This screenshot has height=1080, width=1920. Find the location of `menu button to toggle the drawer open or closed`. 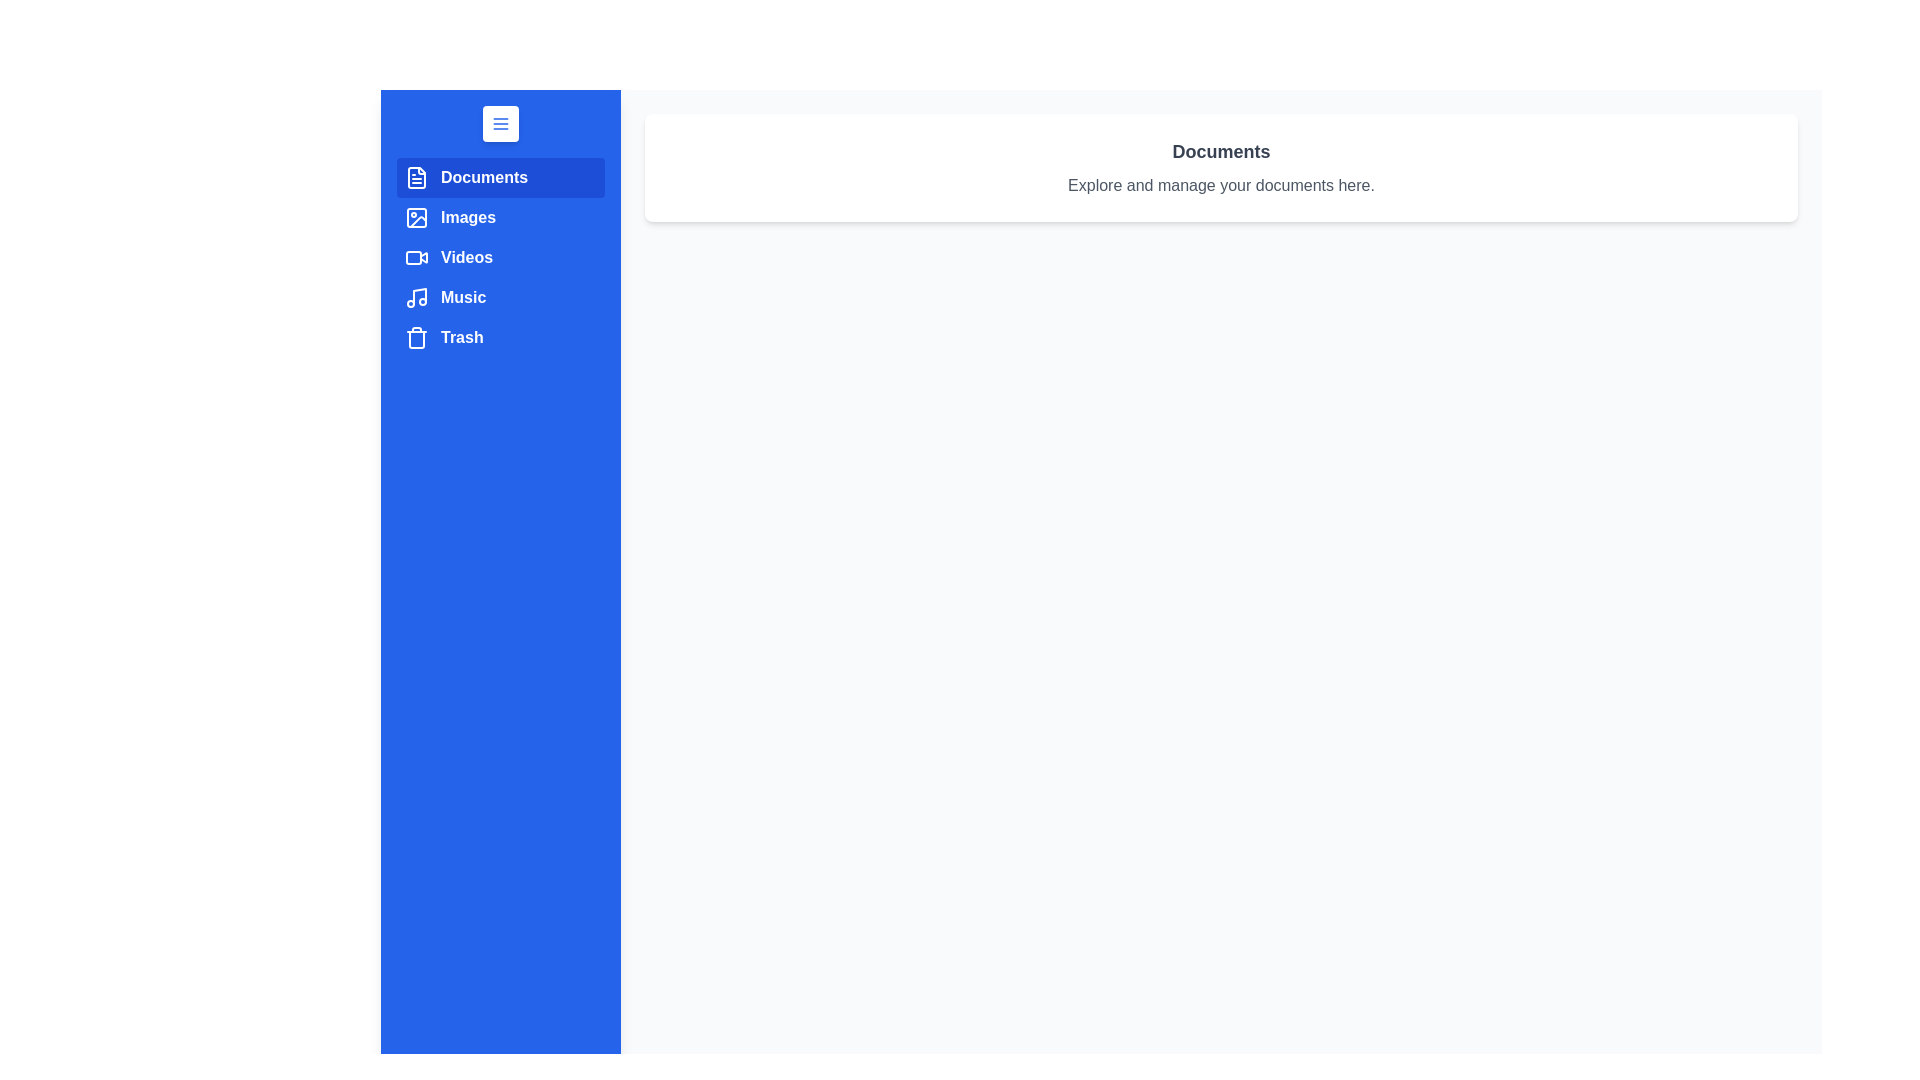

menu button to toggle the drawer open or closed is located at coordinates (500, 123).